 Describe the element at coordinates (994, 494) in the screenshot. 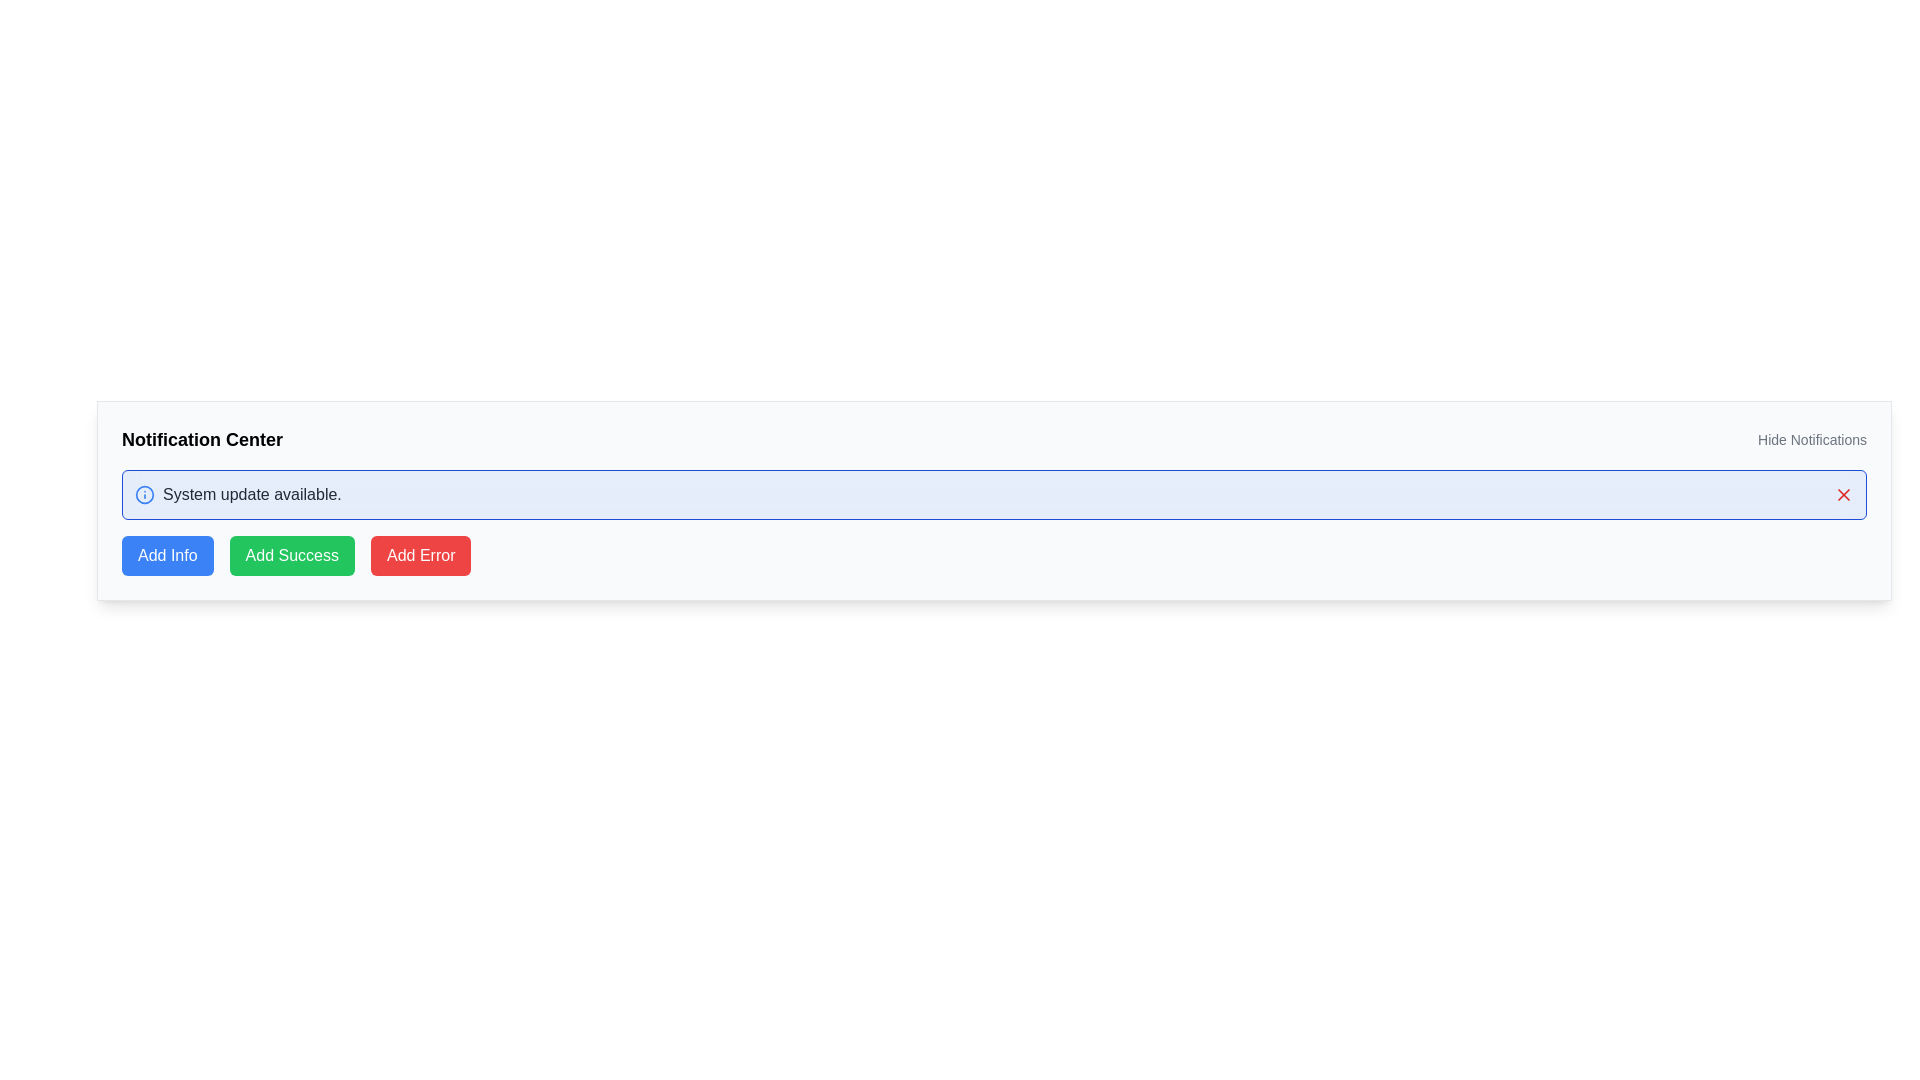

I see `the Notification banner that displays a system update message, located in the notification center panel below the title bar 'Notification Center'` at that location.